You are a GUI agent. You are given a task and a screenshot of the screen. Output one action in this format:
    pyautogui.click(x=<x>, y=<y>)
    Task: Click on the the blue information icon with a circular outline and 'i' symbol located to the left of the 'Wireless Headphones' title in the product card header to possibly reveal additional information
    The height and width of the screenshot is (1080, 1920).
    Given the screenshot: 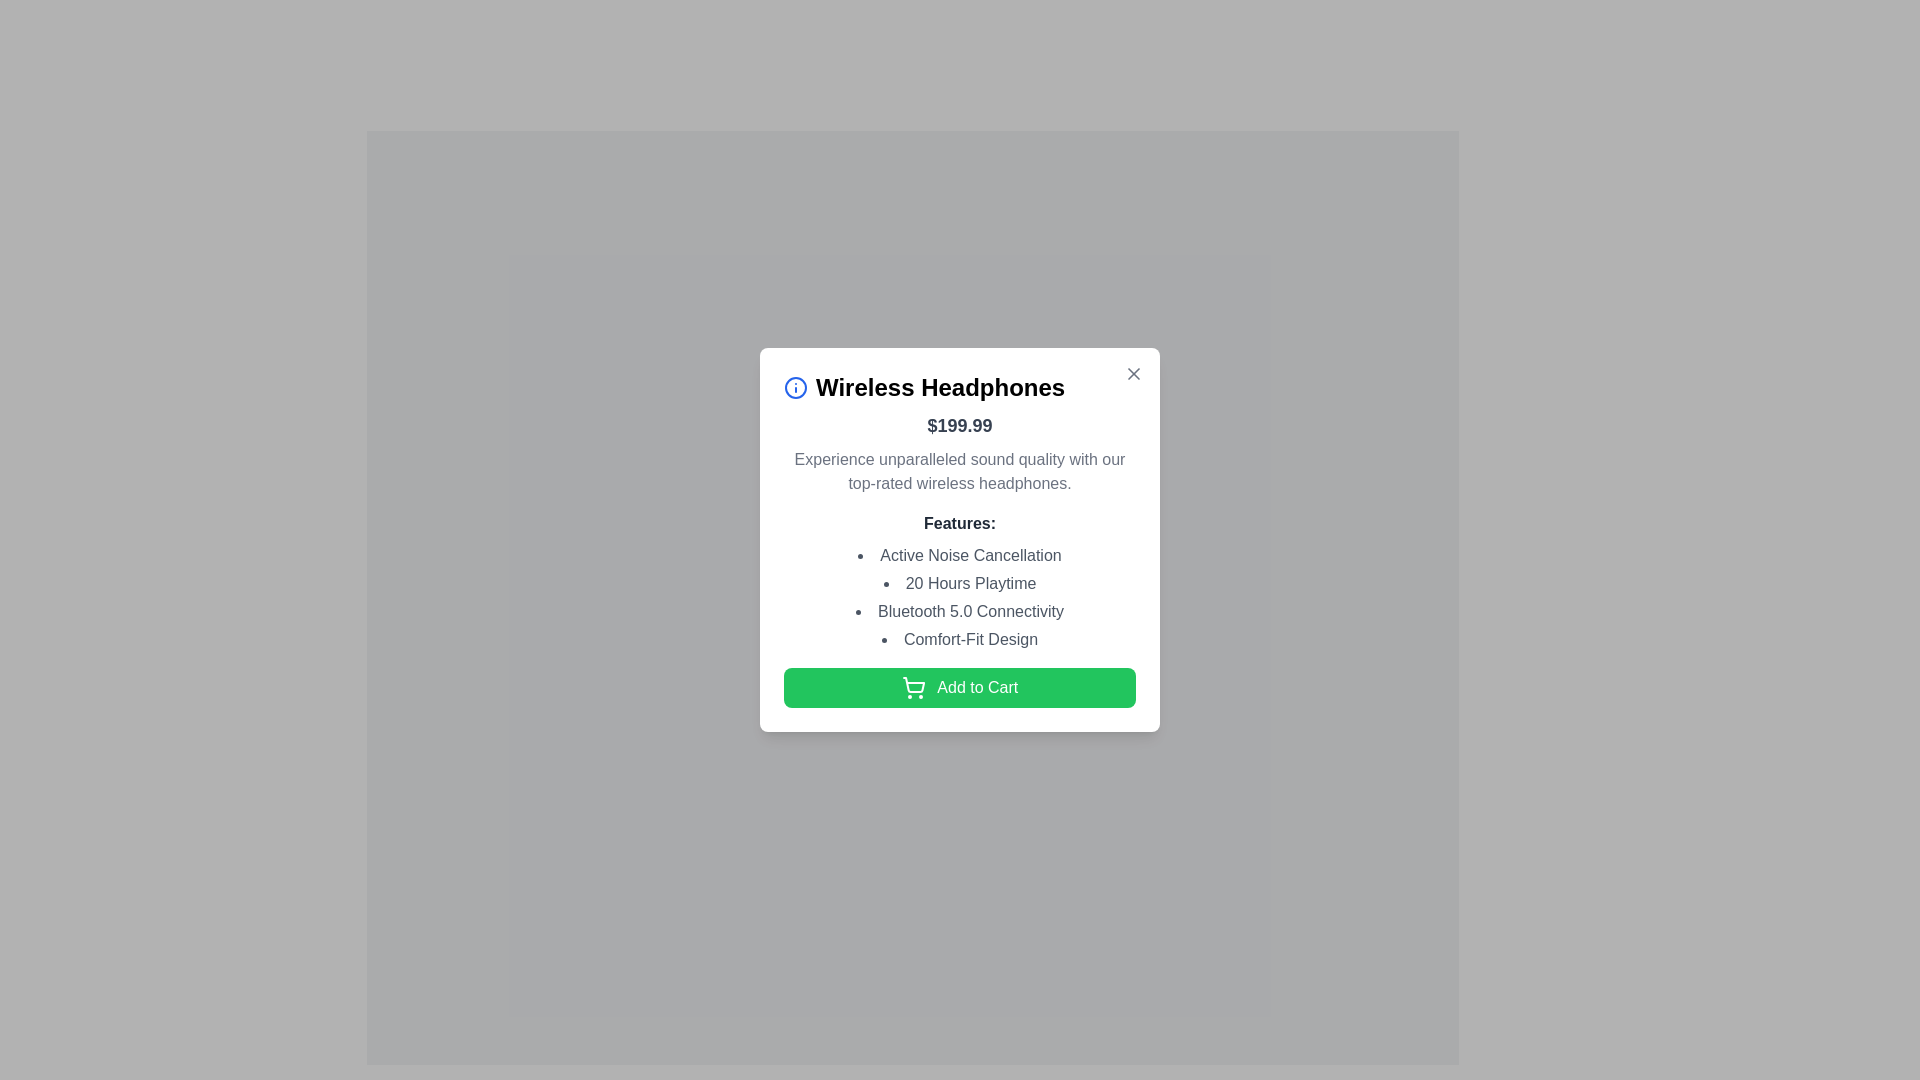 What is the action you would take?
    pyautogui.click(x=795, y=386)
    